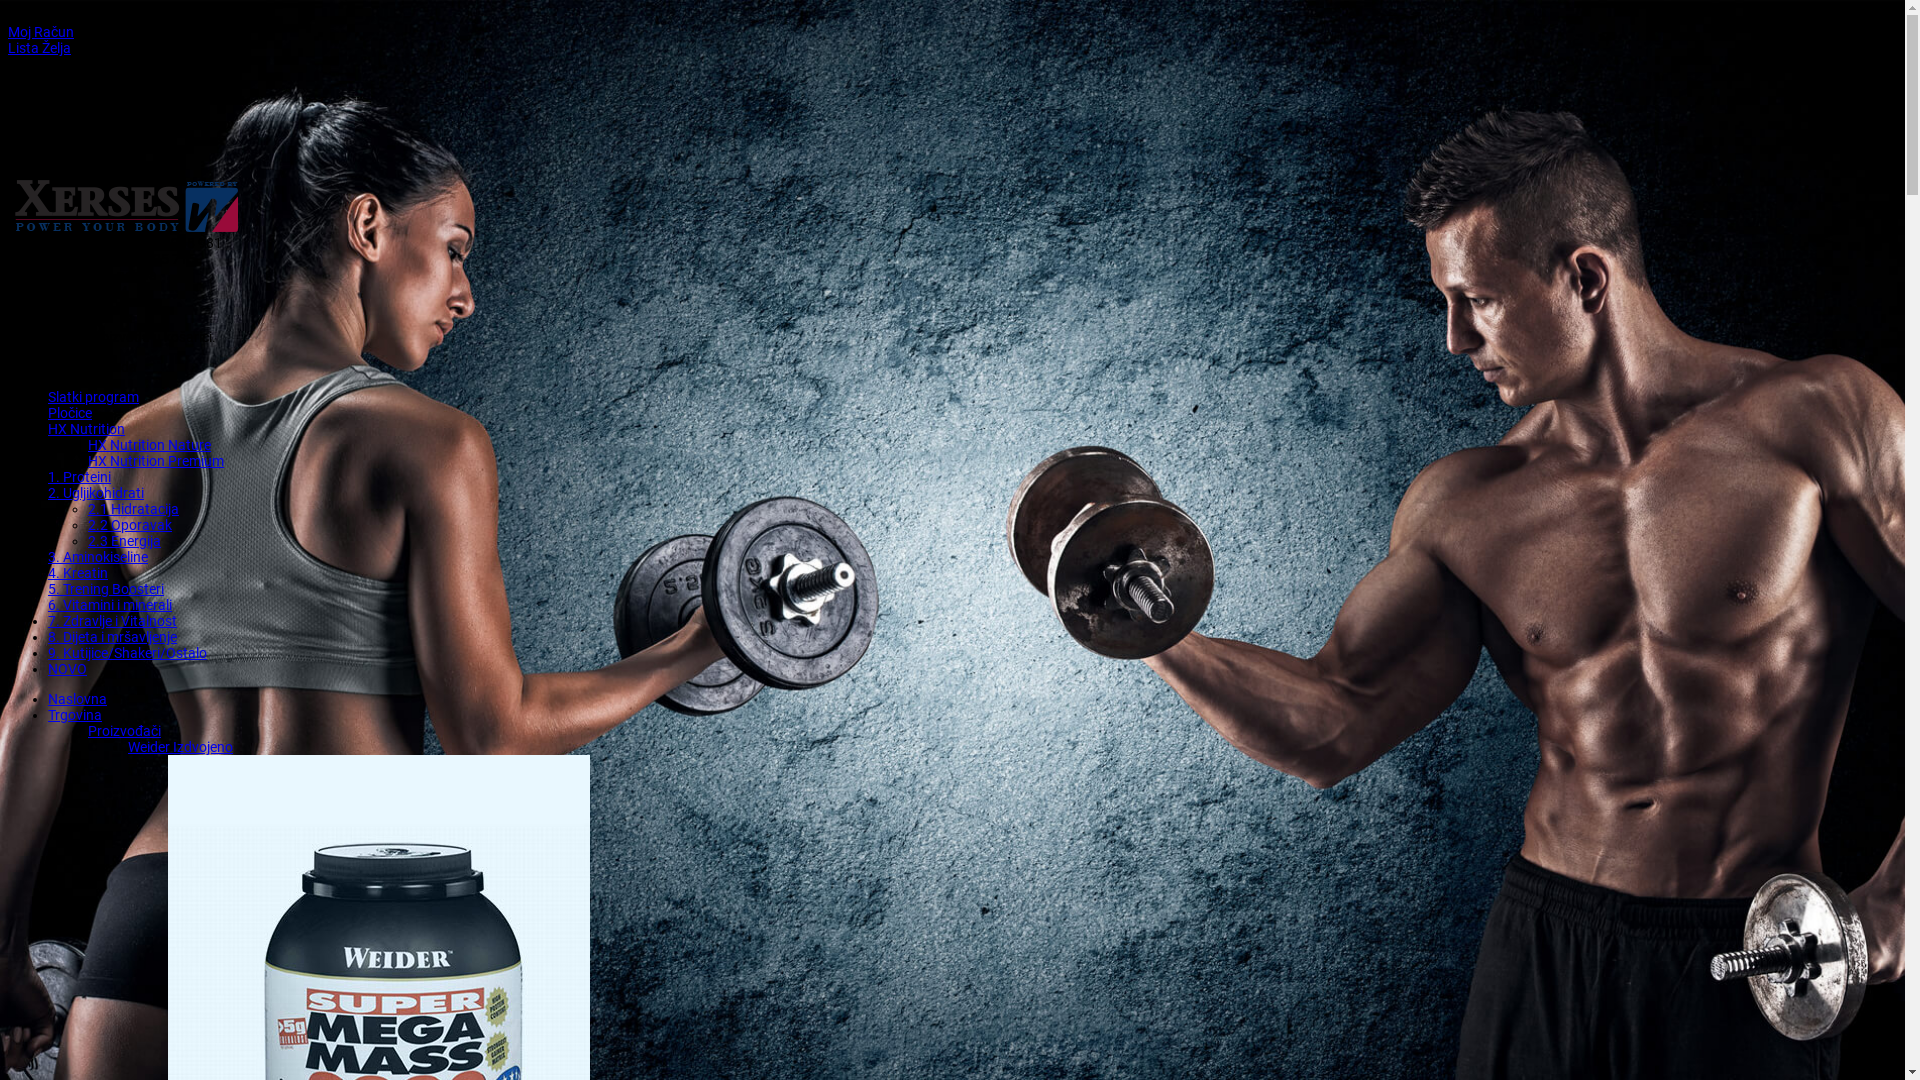 The width and height of the screenshot is (1920, 1080). I want to click on '2.1 Hidratacija', so click(132, 508).